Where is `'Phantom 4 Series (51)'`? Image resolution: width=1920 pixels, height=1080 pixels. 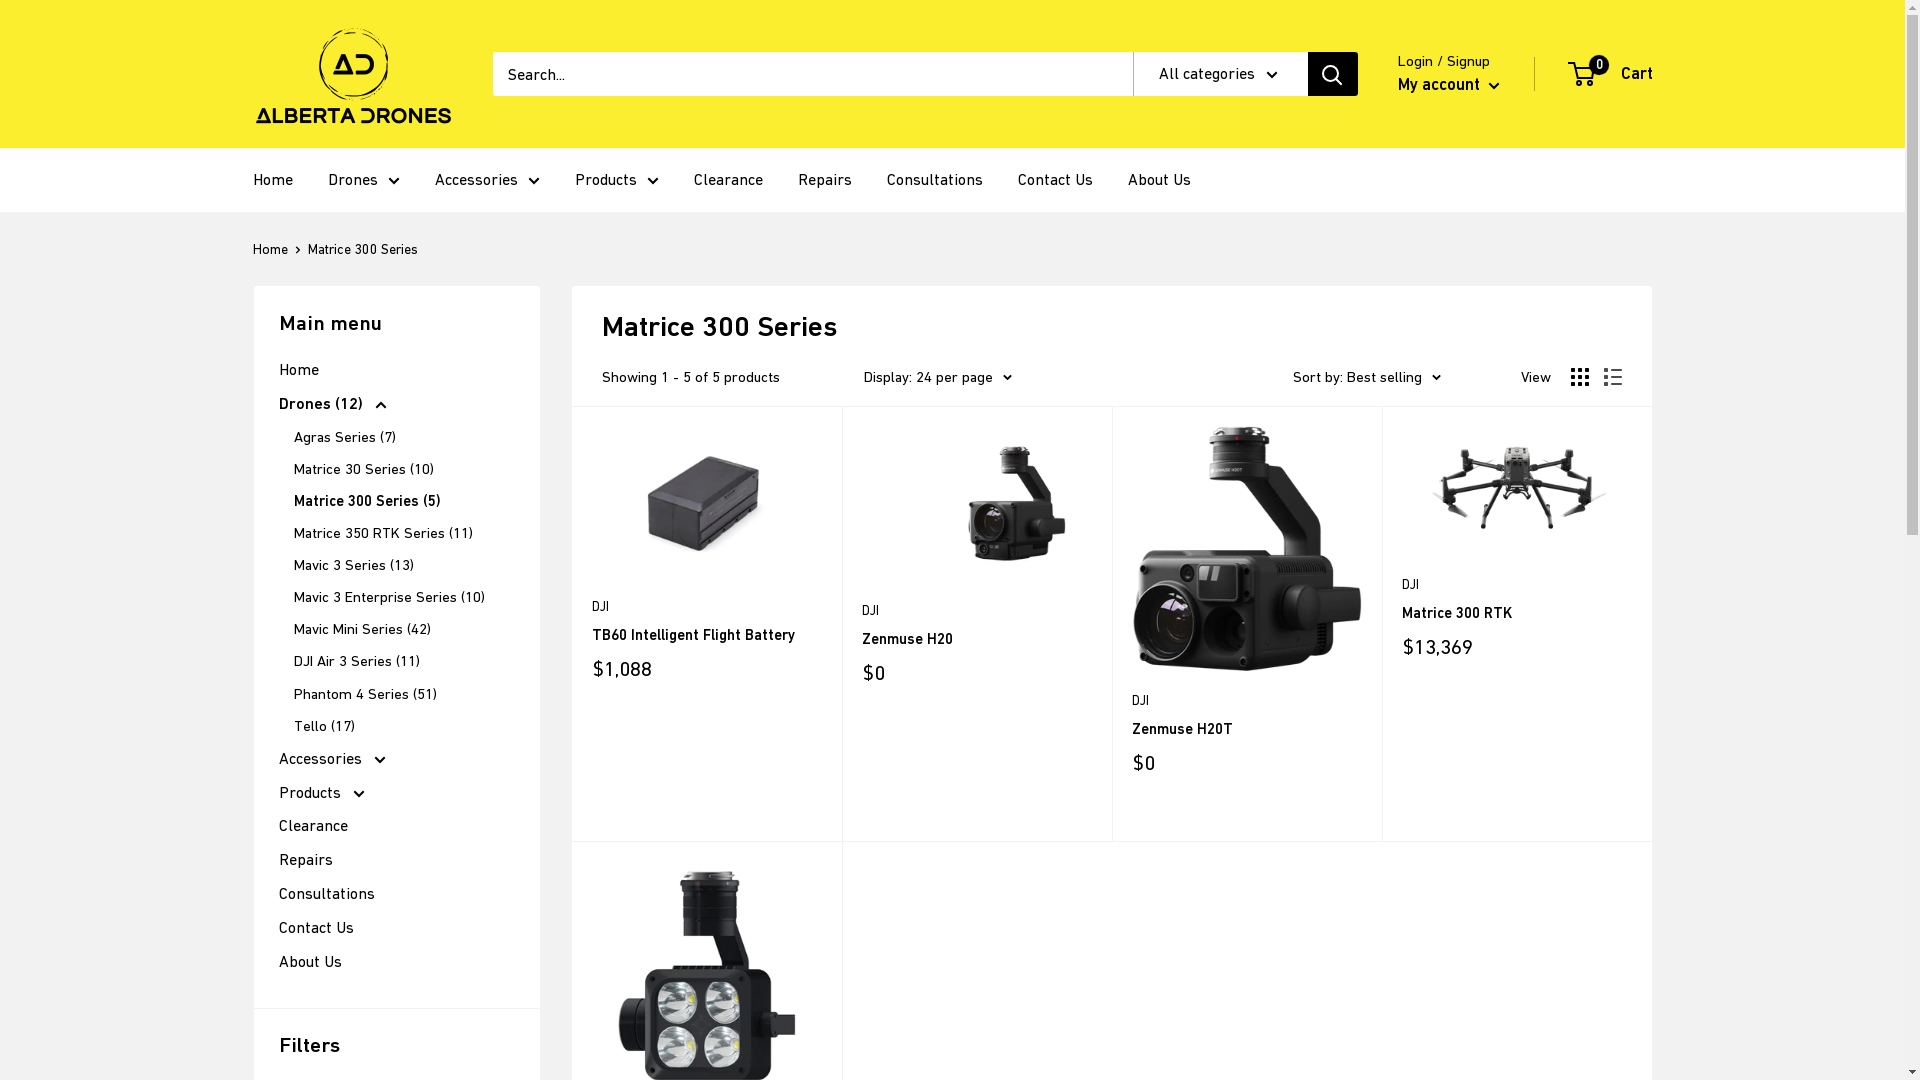
'Phantom 4 Series (51)' is located at coordinates (292, 693).